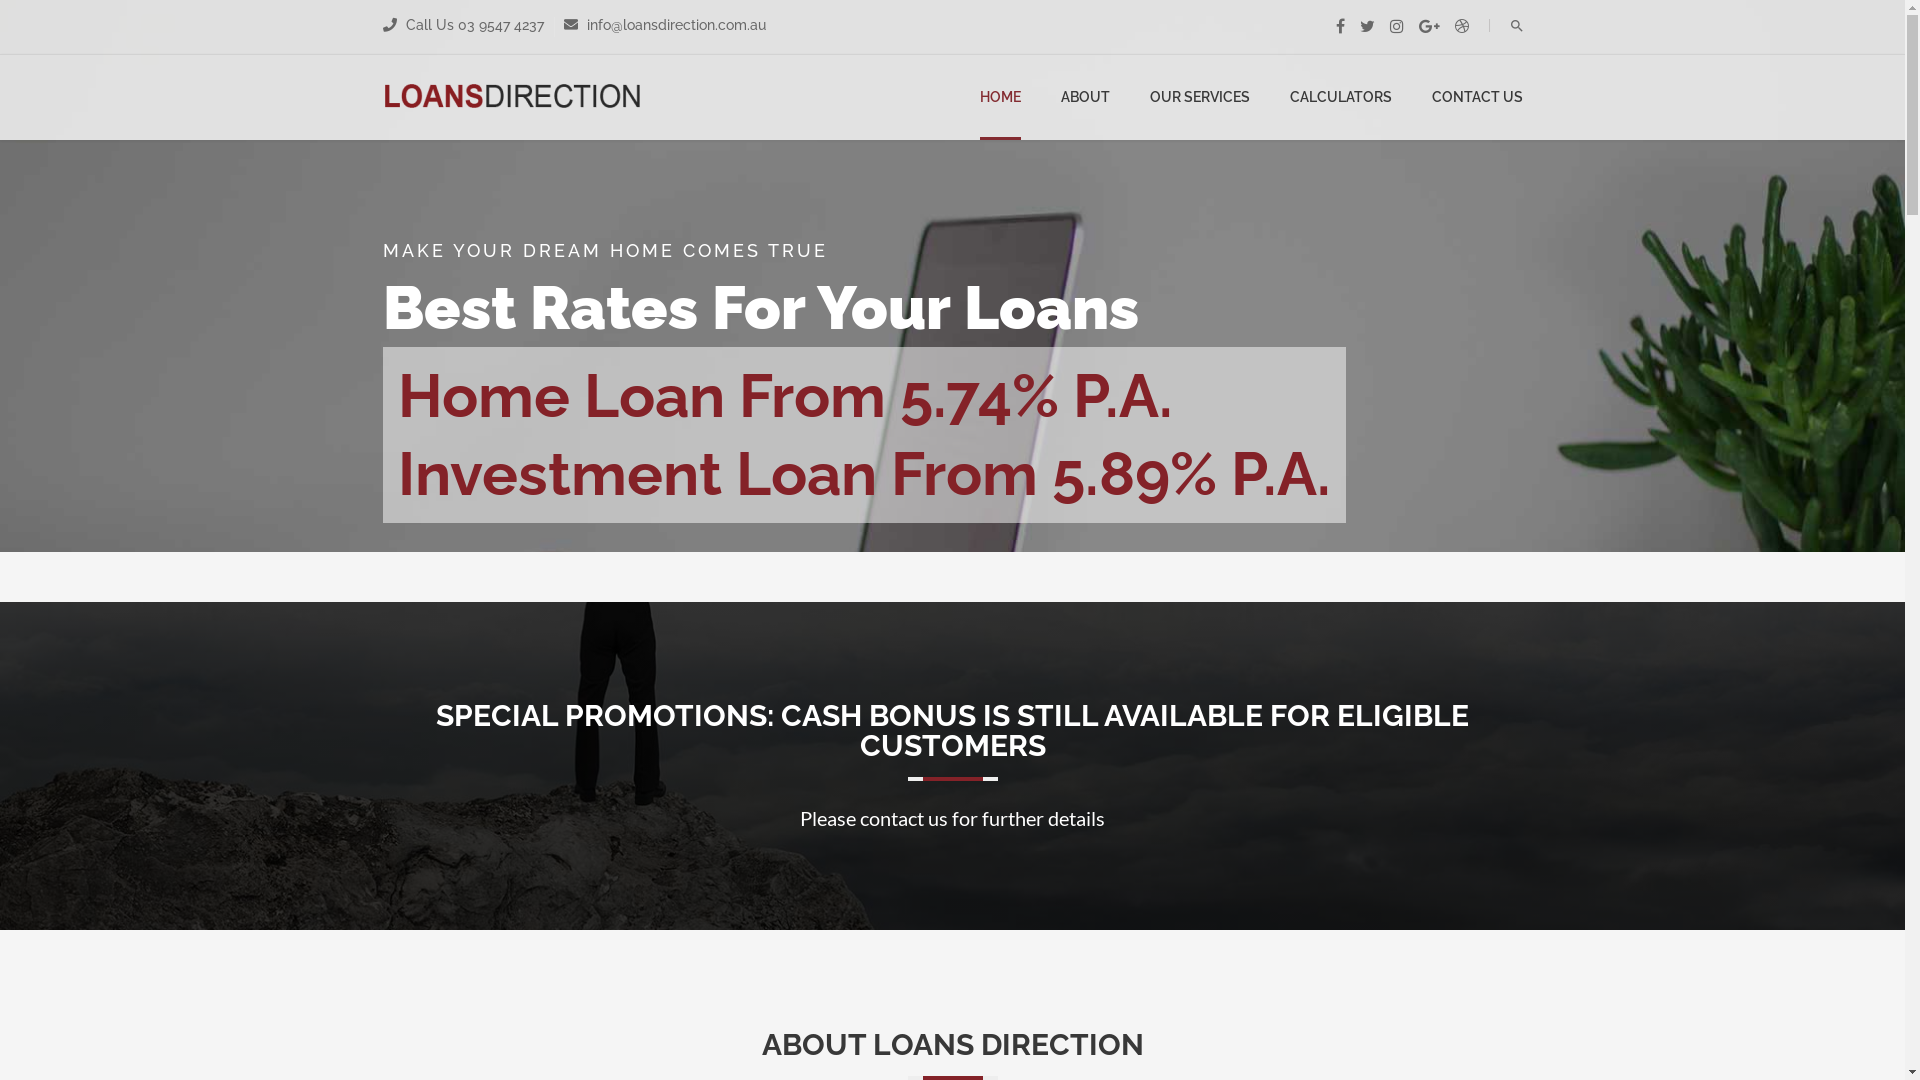  I want to click on 'OUR SERVICES', so click(1150, 97).